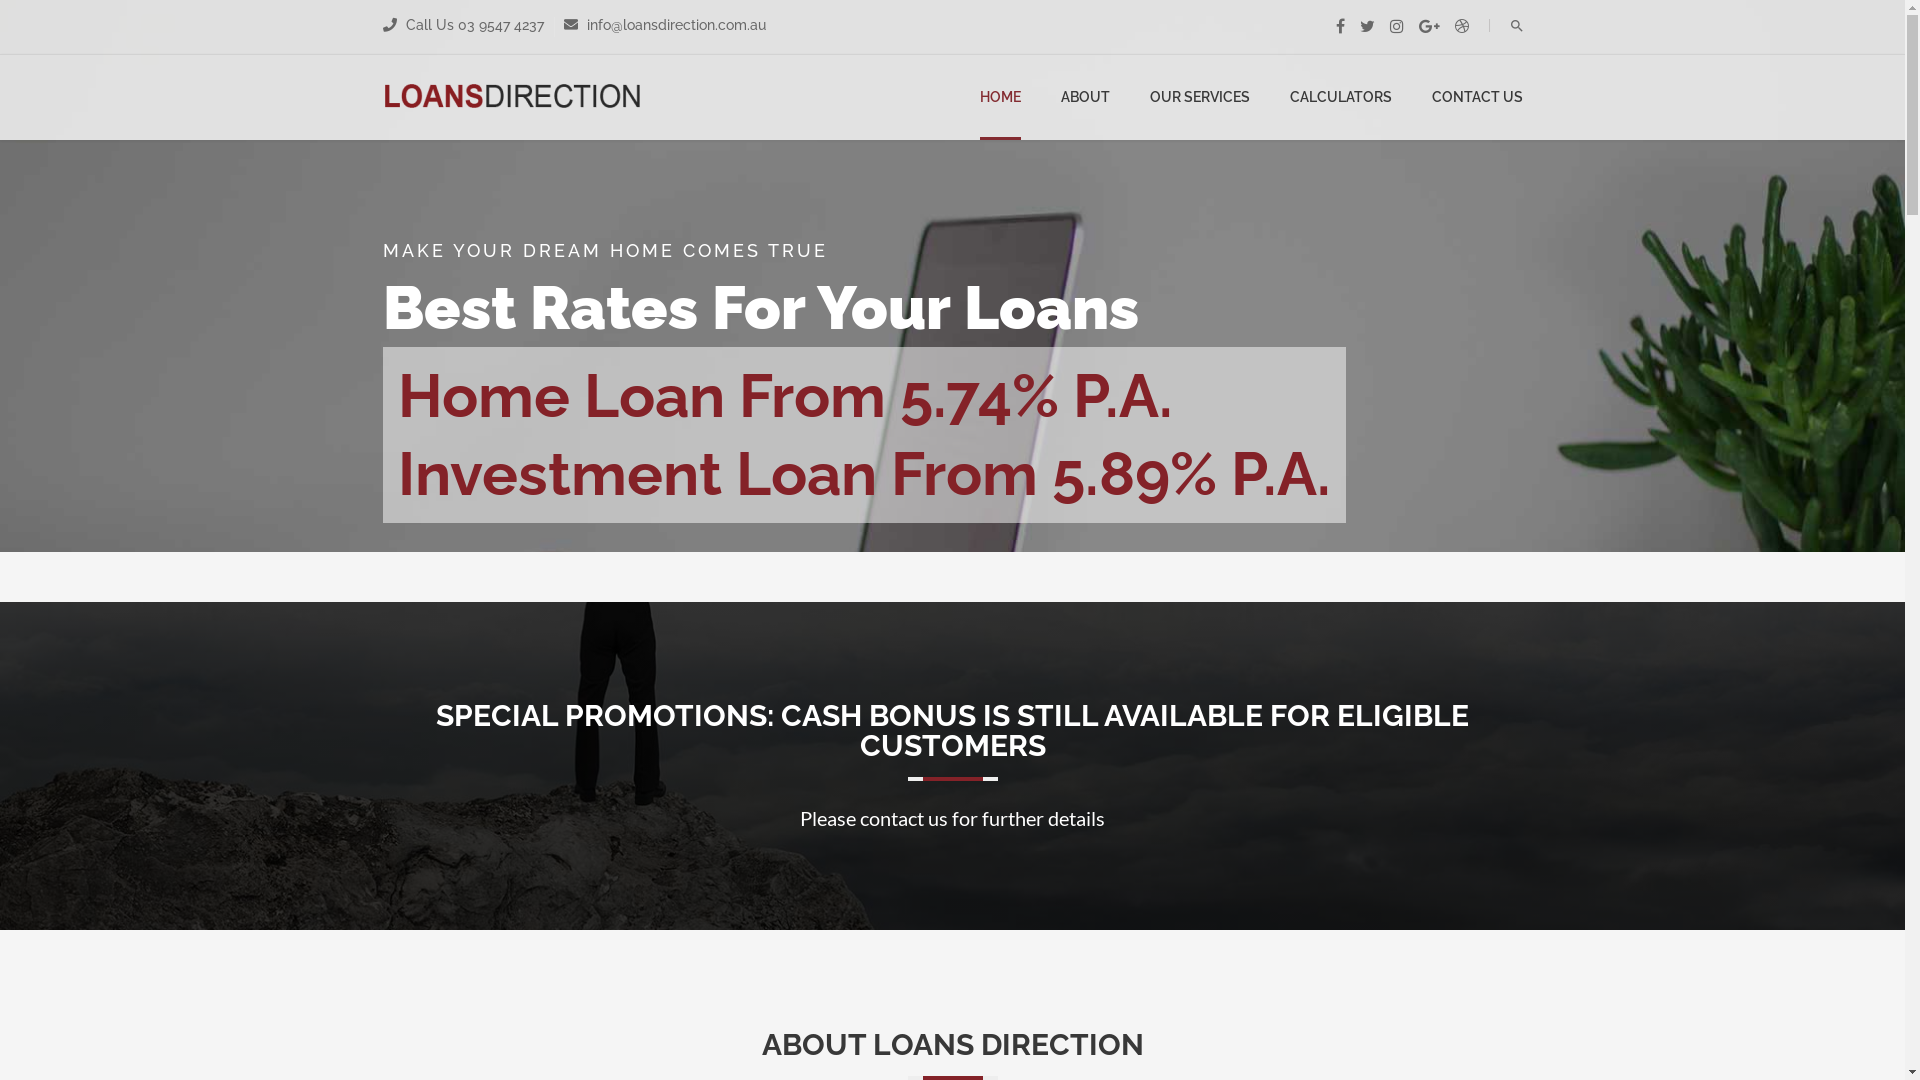  I want to click on 'OUR SERVICES', so click(1150, 97).